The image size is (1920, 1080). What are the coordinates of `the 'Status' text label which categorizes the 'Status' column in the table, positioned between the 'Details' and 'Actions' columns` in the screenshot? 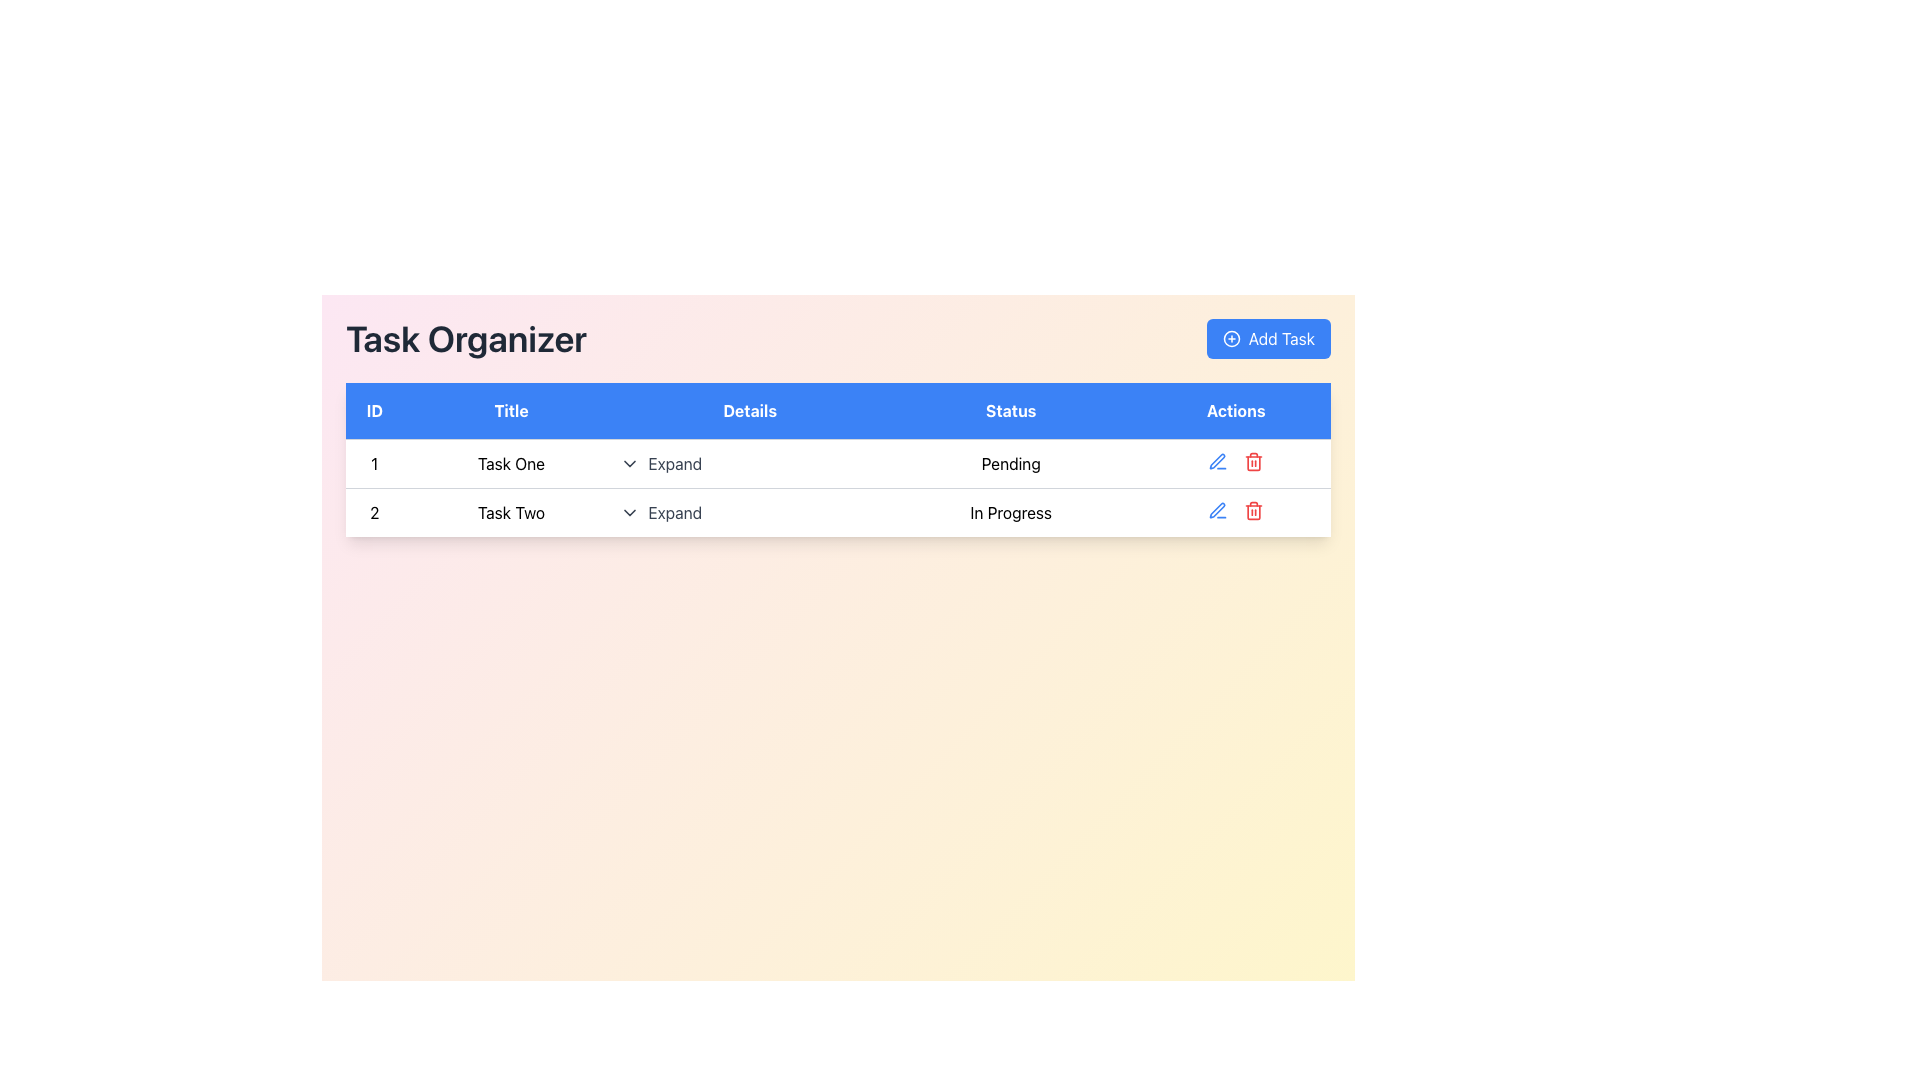 It's located at (1011, 410).